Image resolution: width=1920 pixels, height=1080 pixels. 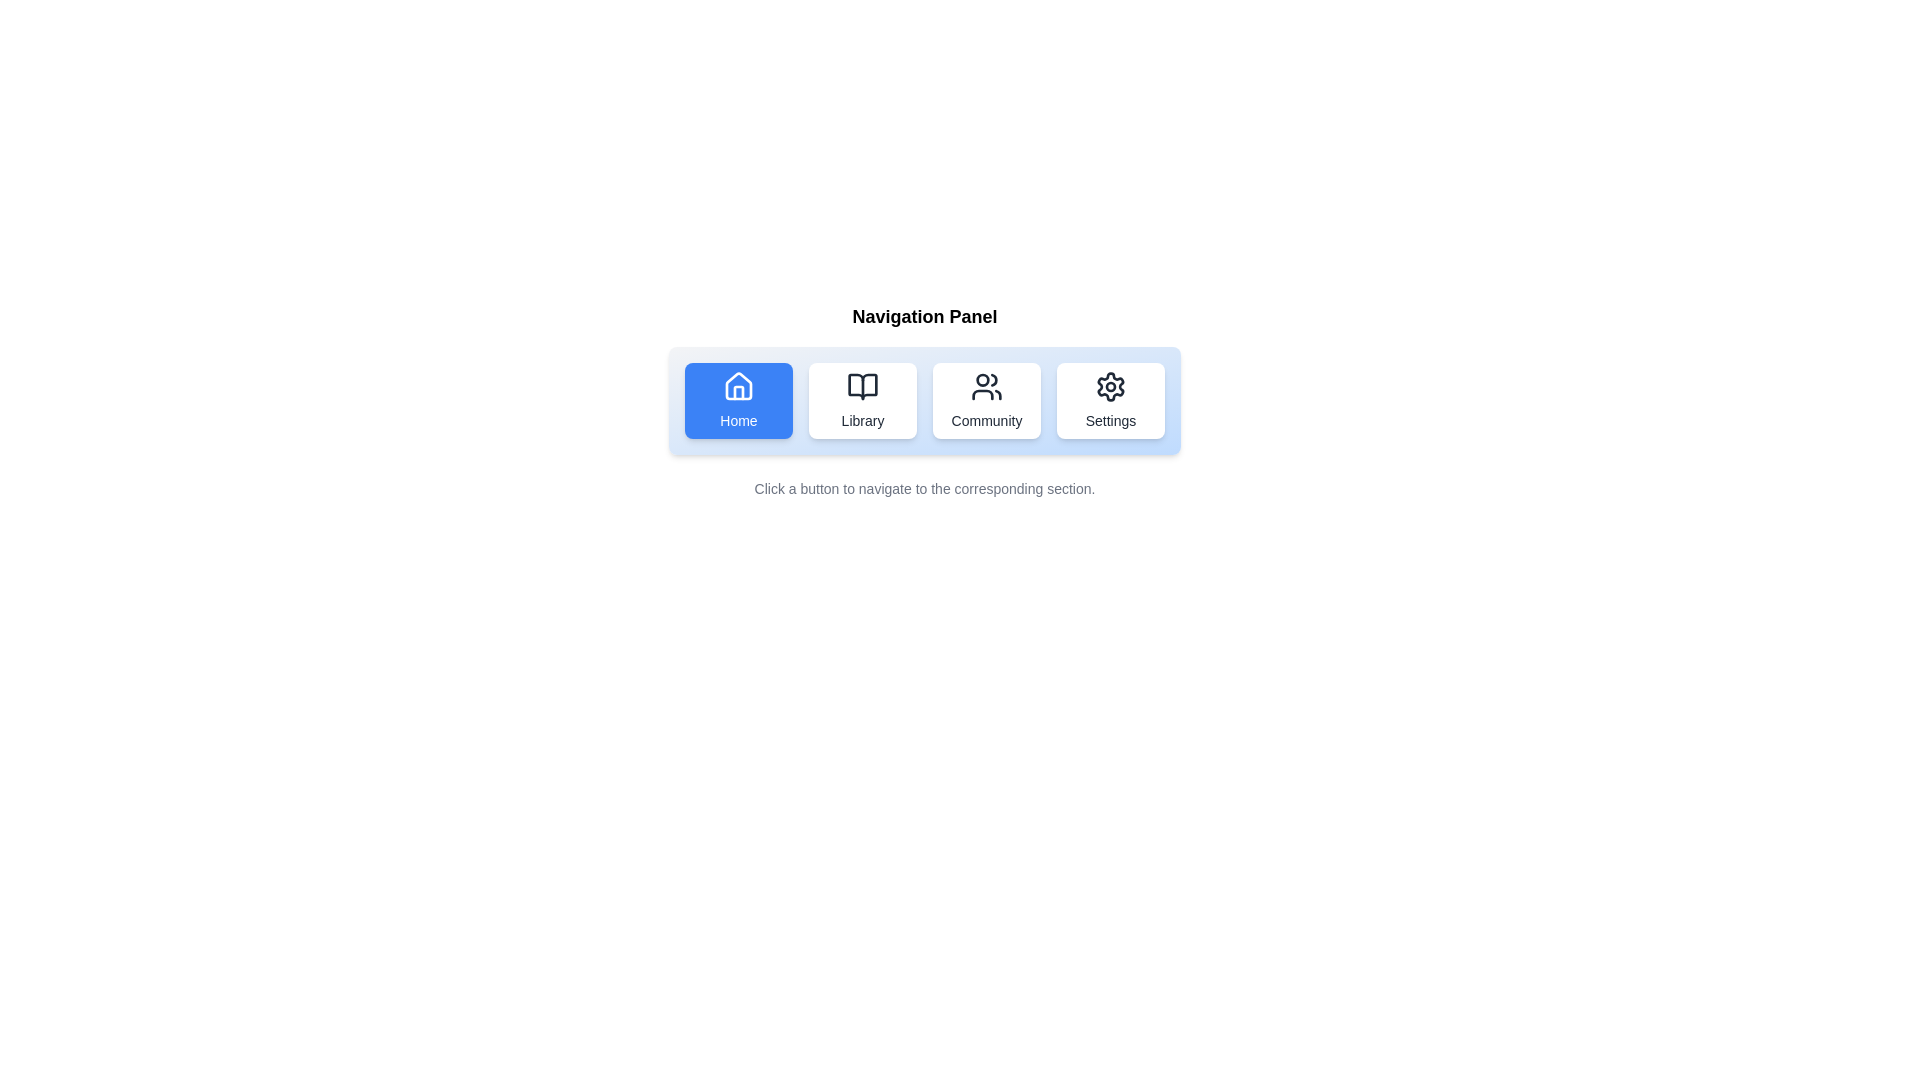 I want to click on the gear-shaped icon associated with the 'Settings' button in the navigation panel, so click(x=1109, y=386).